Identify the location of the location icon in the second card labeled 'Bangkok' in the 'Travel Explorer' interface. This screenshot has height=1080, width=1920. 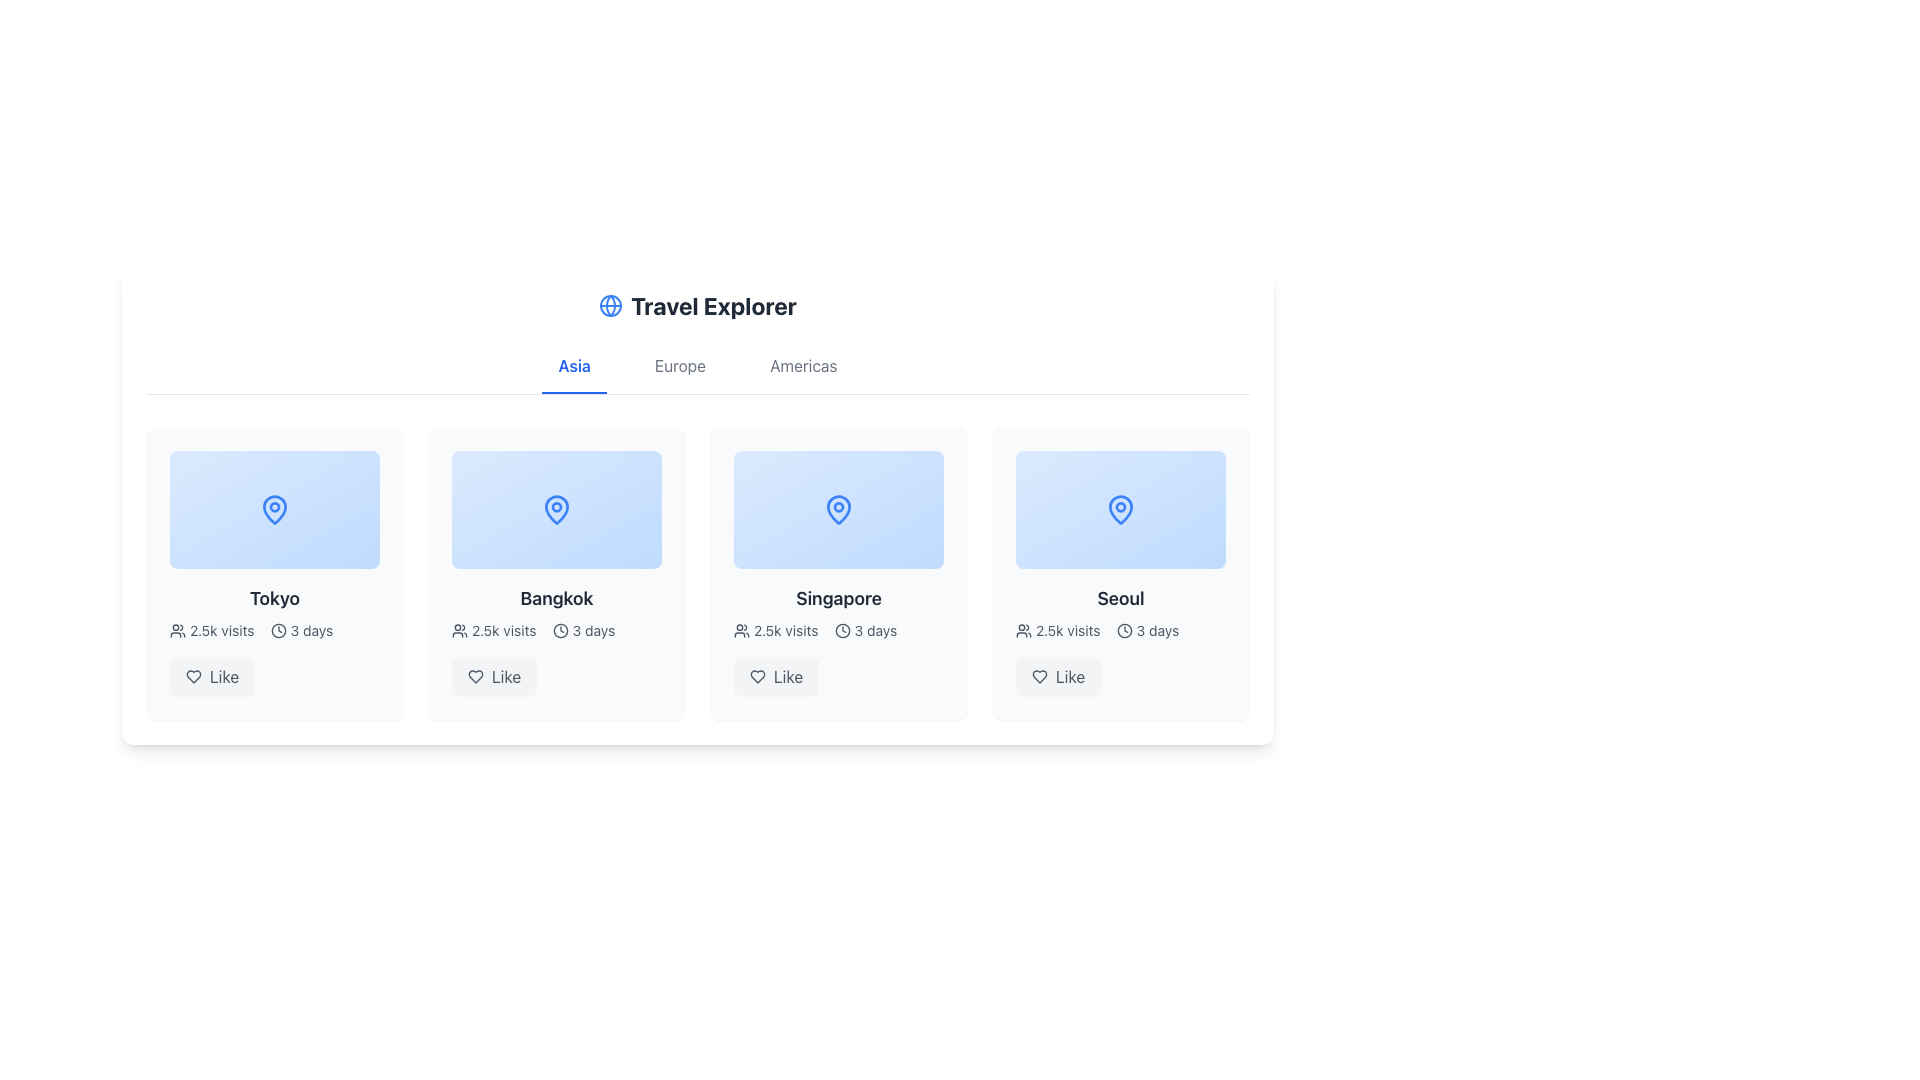
(556, 508).